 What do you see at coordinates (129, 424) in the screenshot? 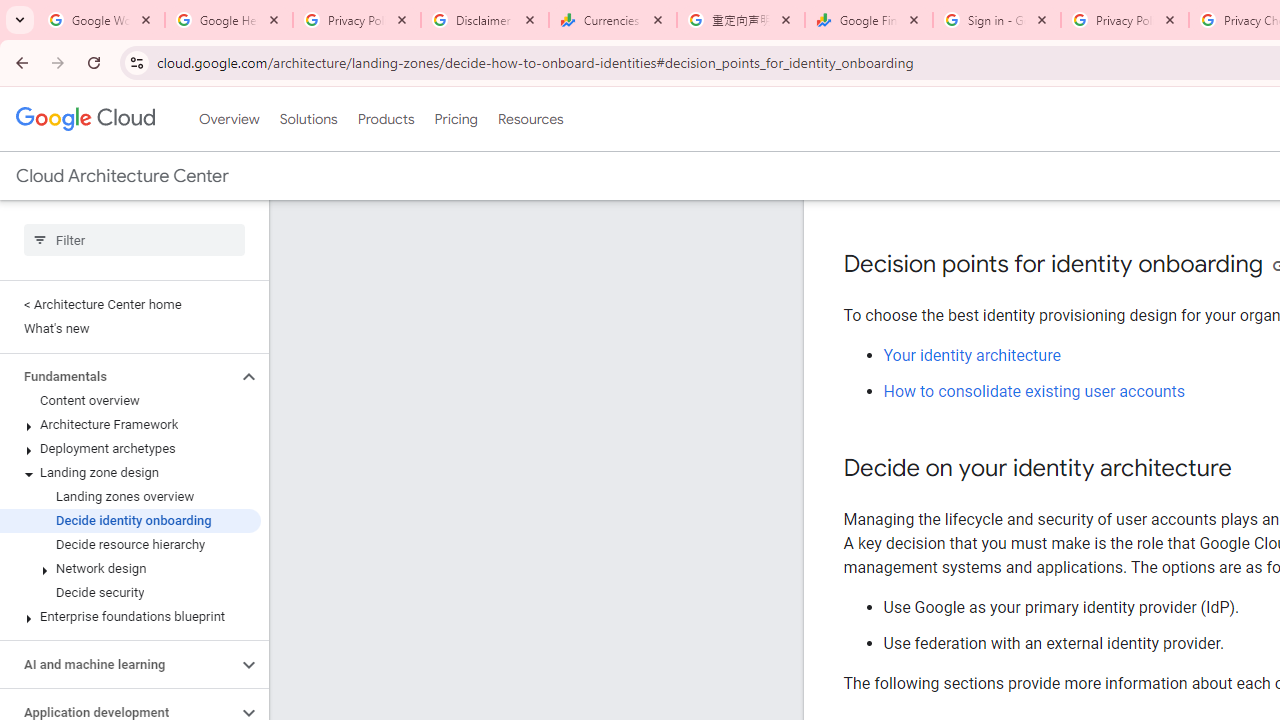
I see `'Architecture Framework'` at bounding box center [129, 424].